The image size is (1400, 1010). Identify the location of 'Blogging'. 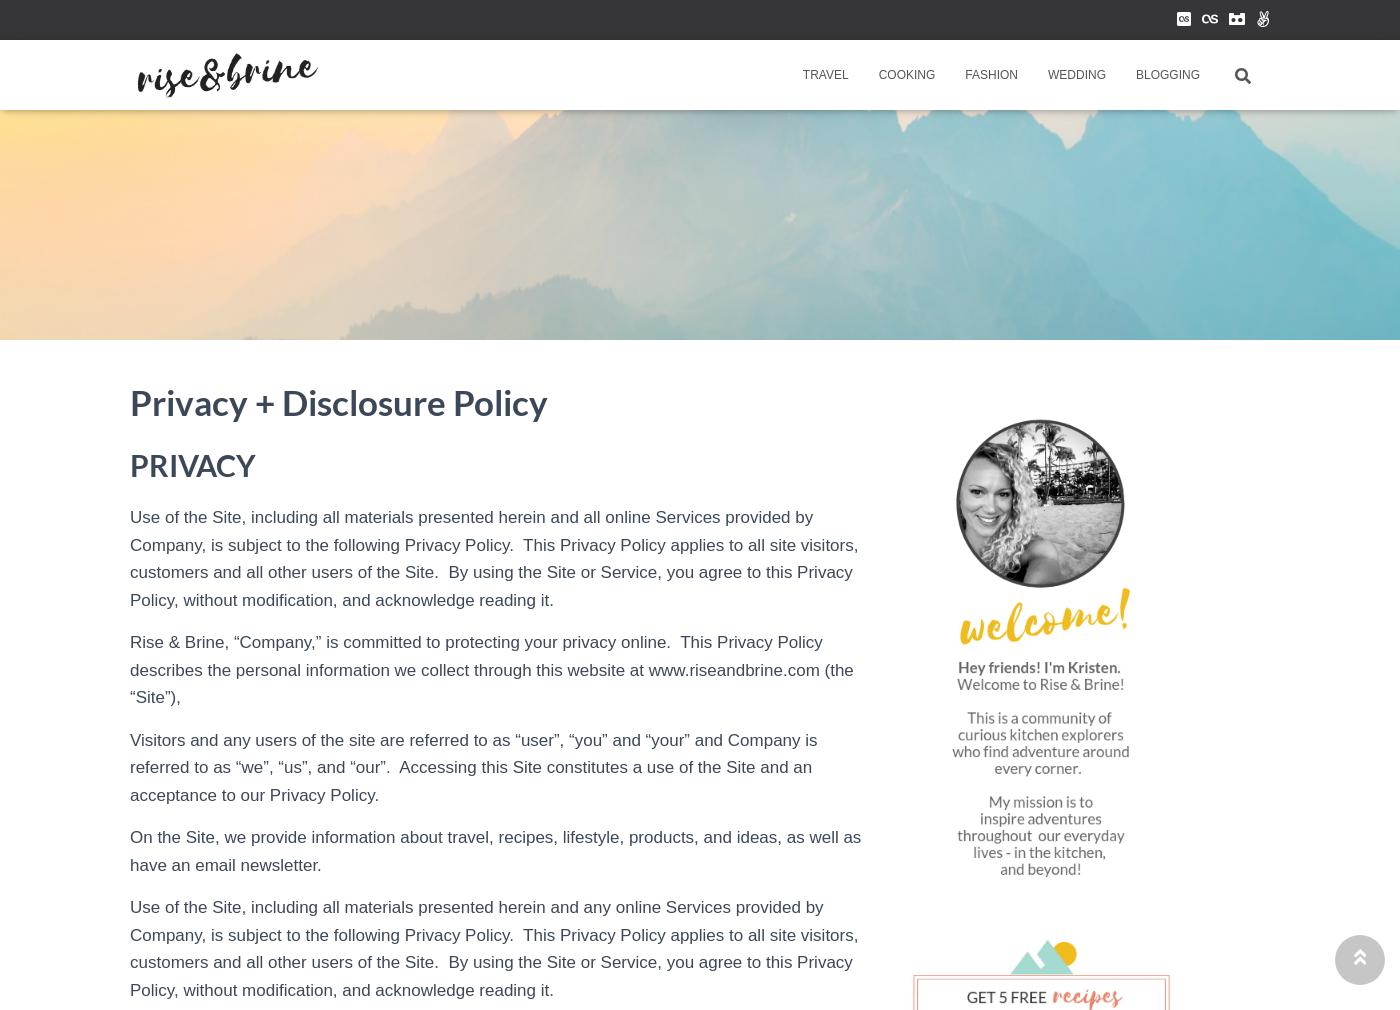
(1167, 74).